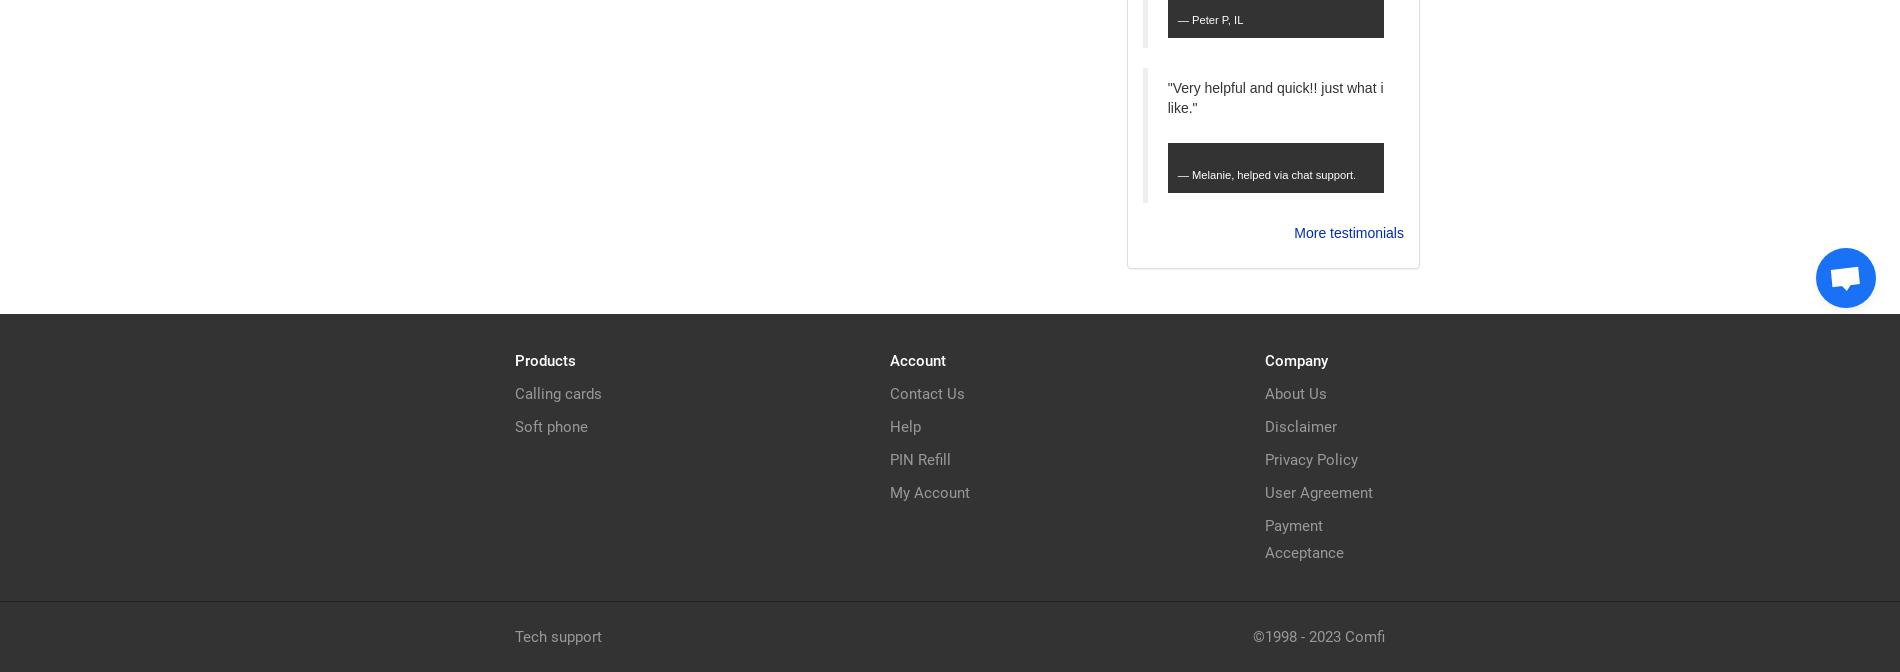 Image resolution: width=1900 pixels, height=672 pixels. Describe the element at coordinates (929, 491) in the screenshot. I see `'My Account'` at that location.